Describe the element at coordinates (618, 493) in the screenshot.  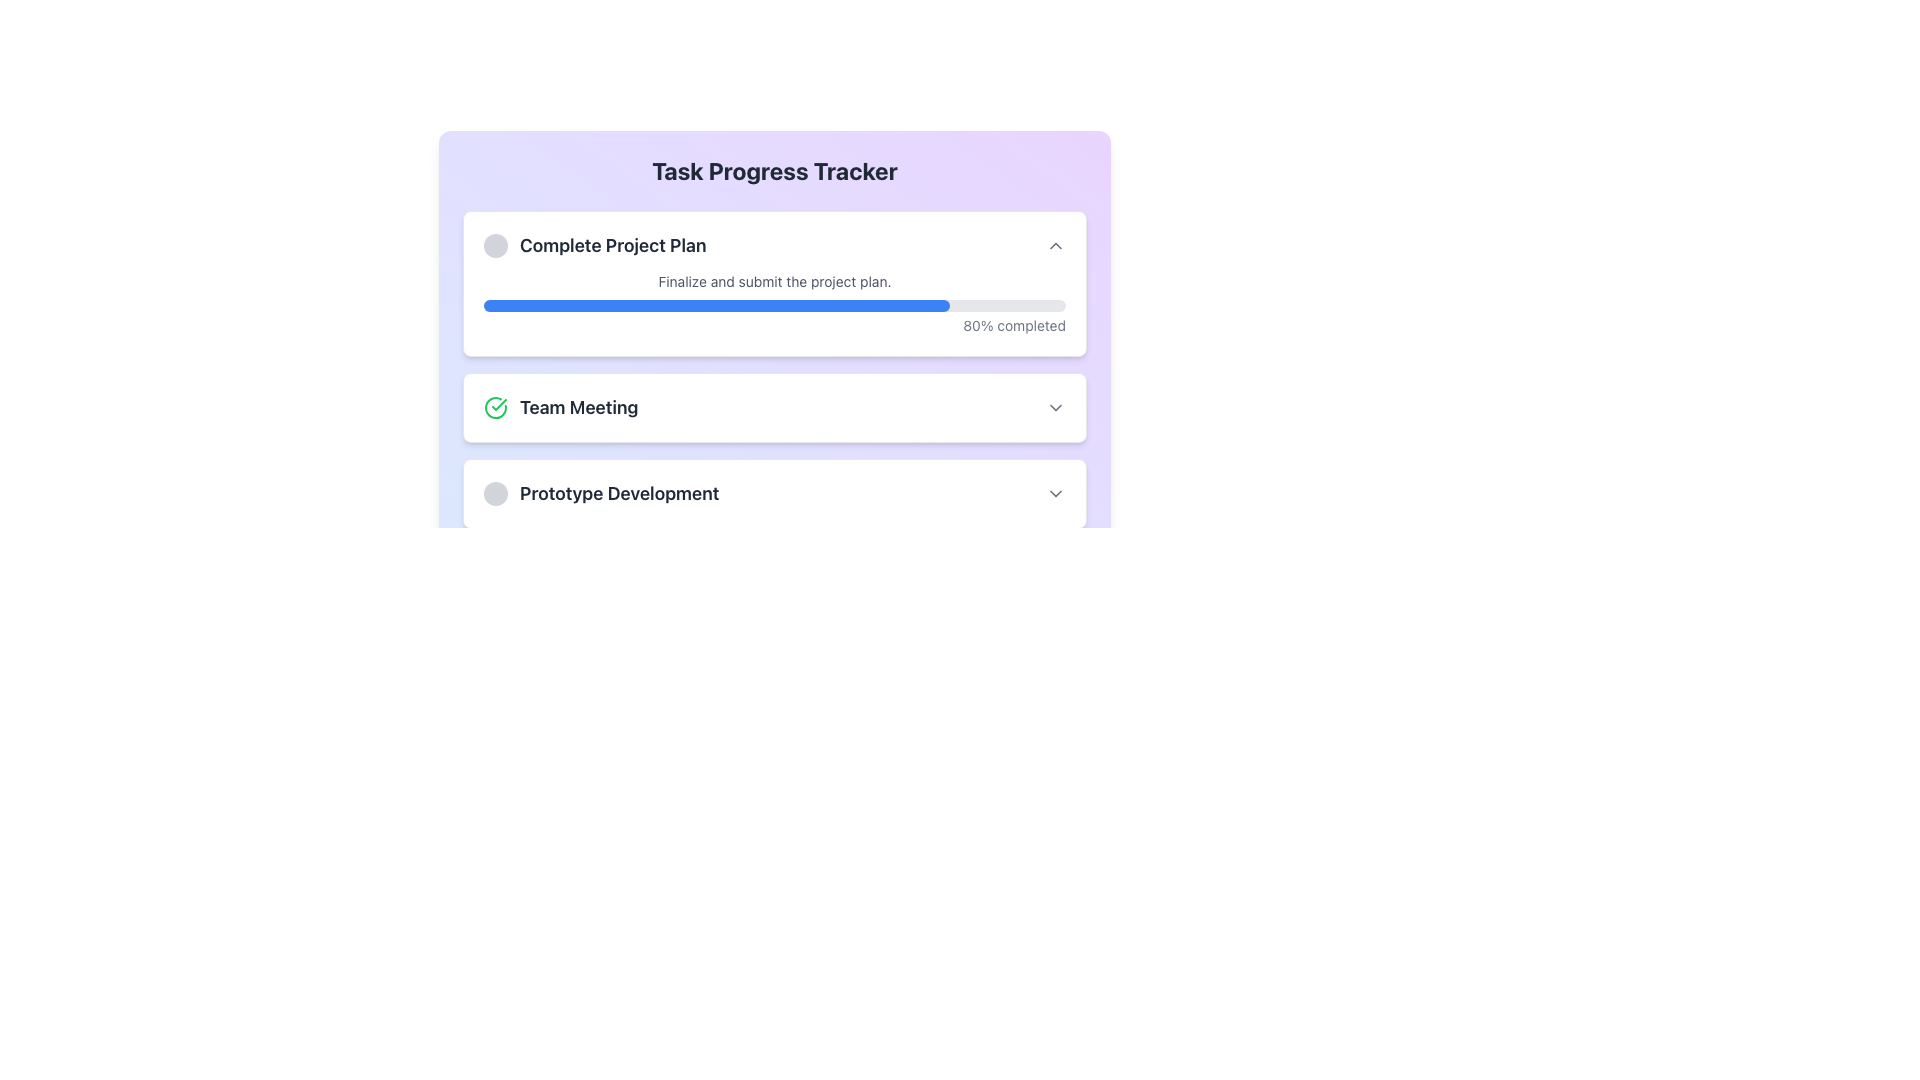
I see `the text label that identifies the last task in the vertical task list, positioned to the right of the circular icon below the 'Team Meeting' entry` at that location.